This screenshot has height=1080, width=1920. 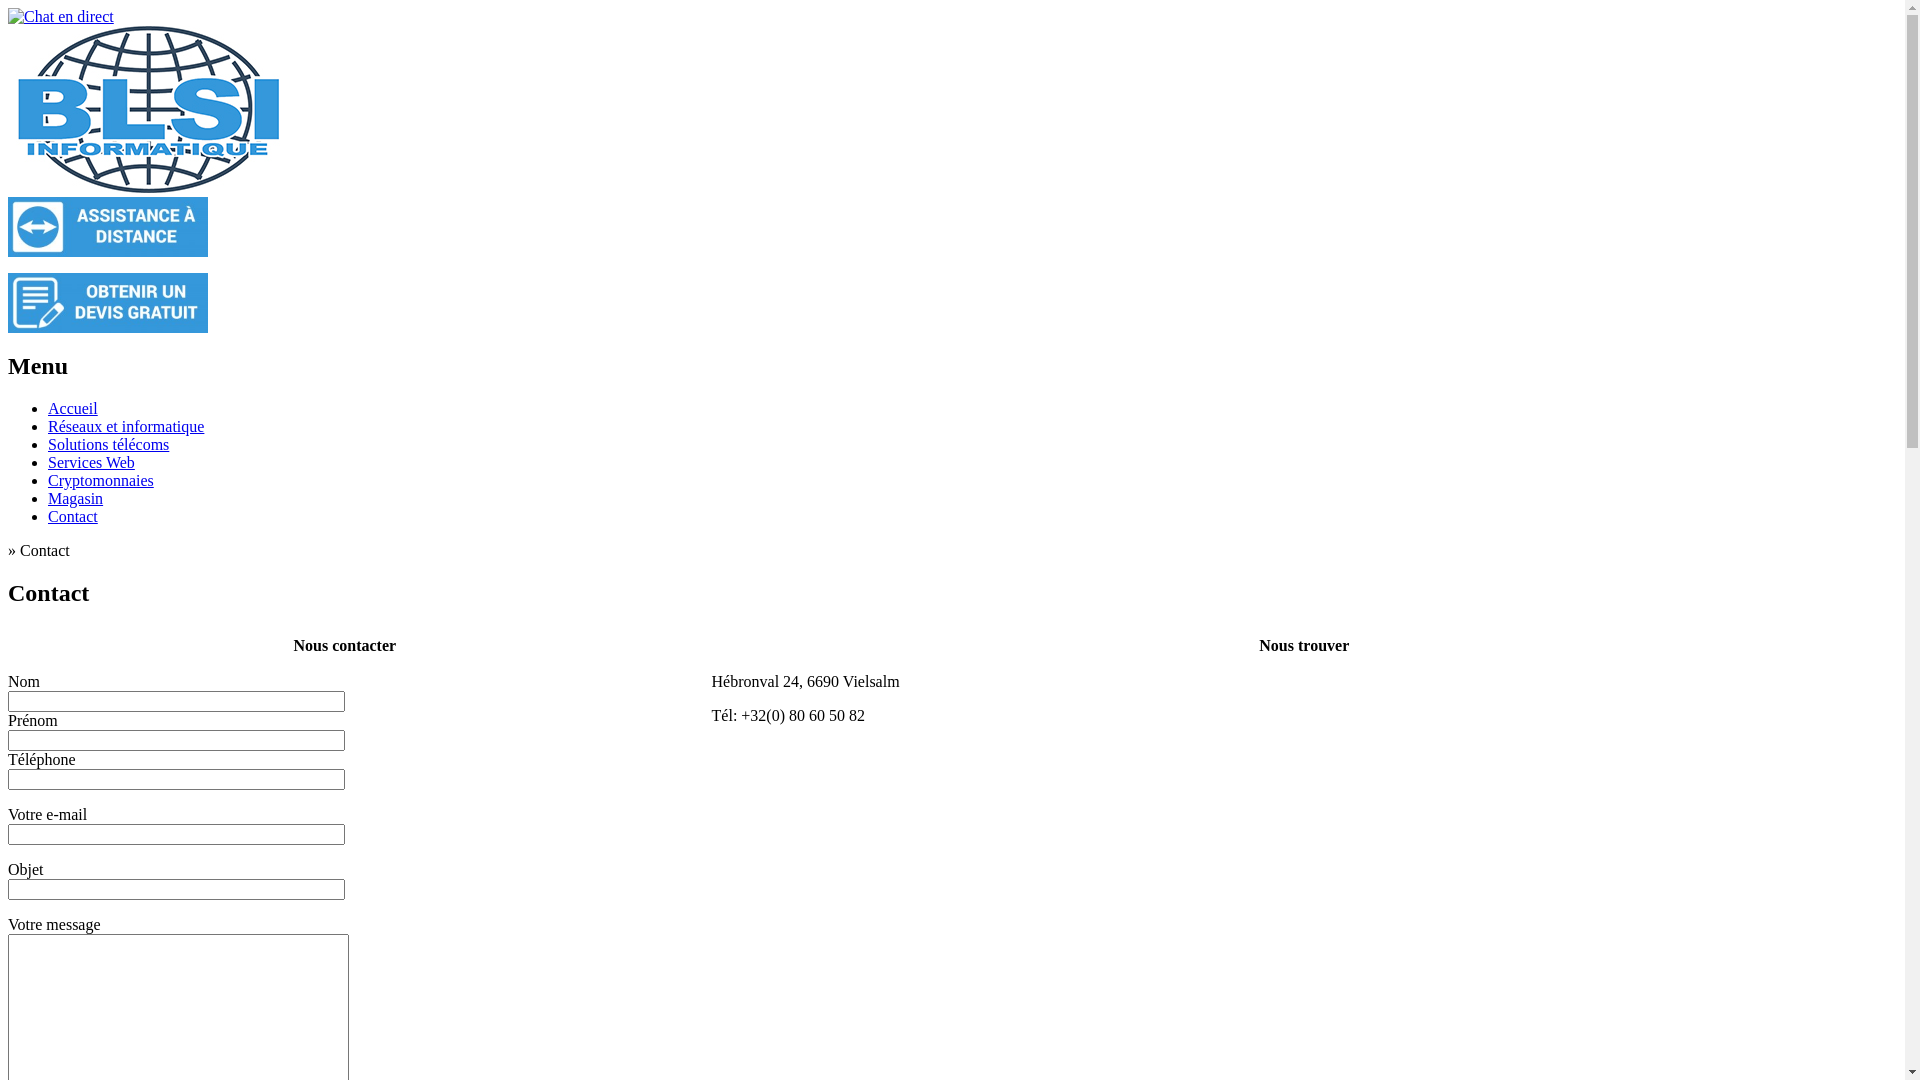 What do you see at coordinates (72, 407) in the screenshot?
I see `'Accueil'` at bounding box center [72, 407].